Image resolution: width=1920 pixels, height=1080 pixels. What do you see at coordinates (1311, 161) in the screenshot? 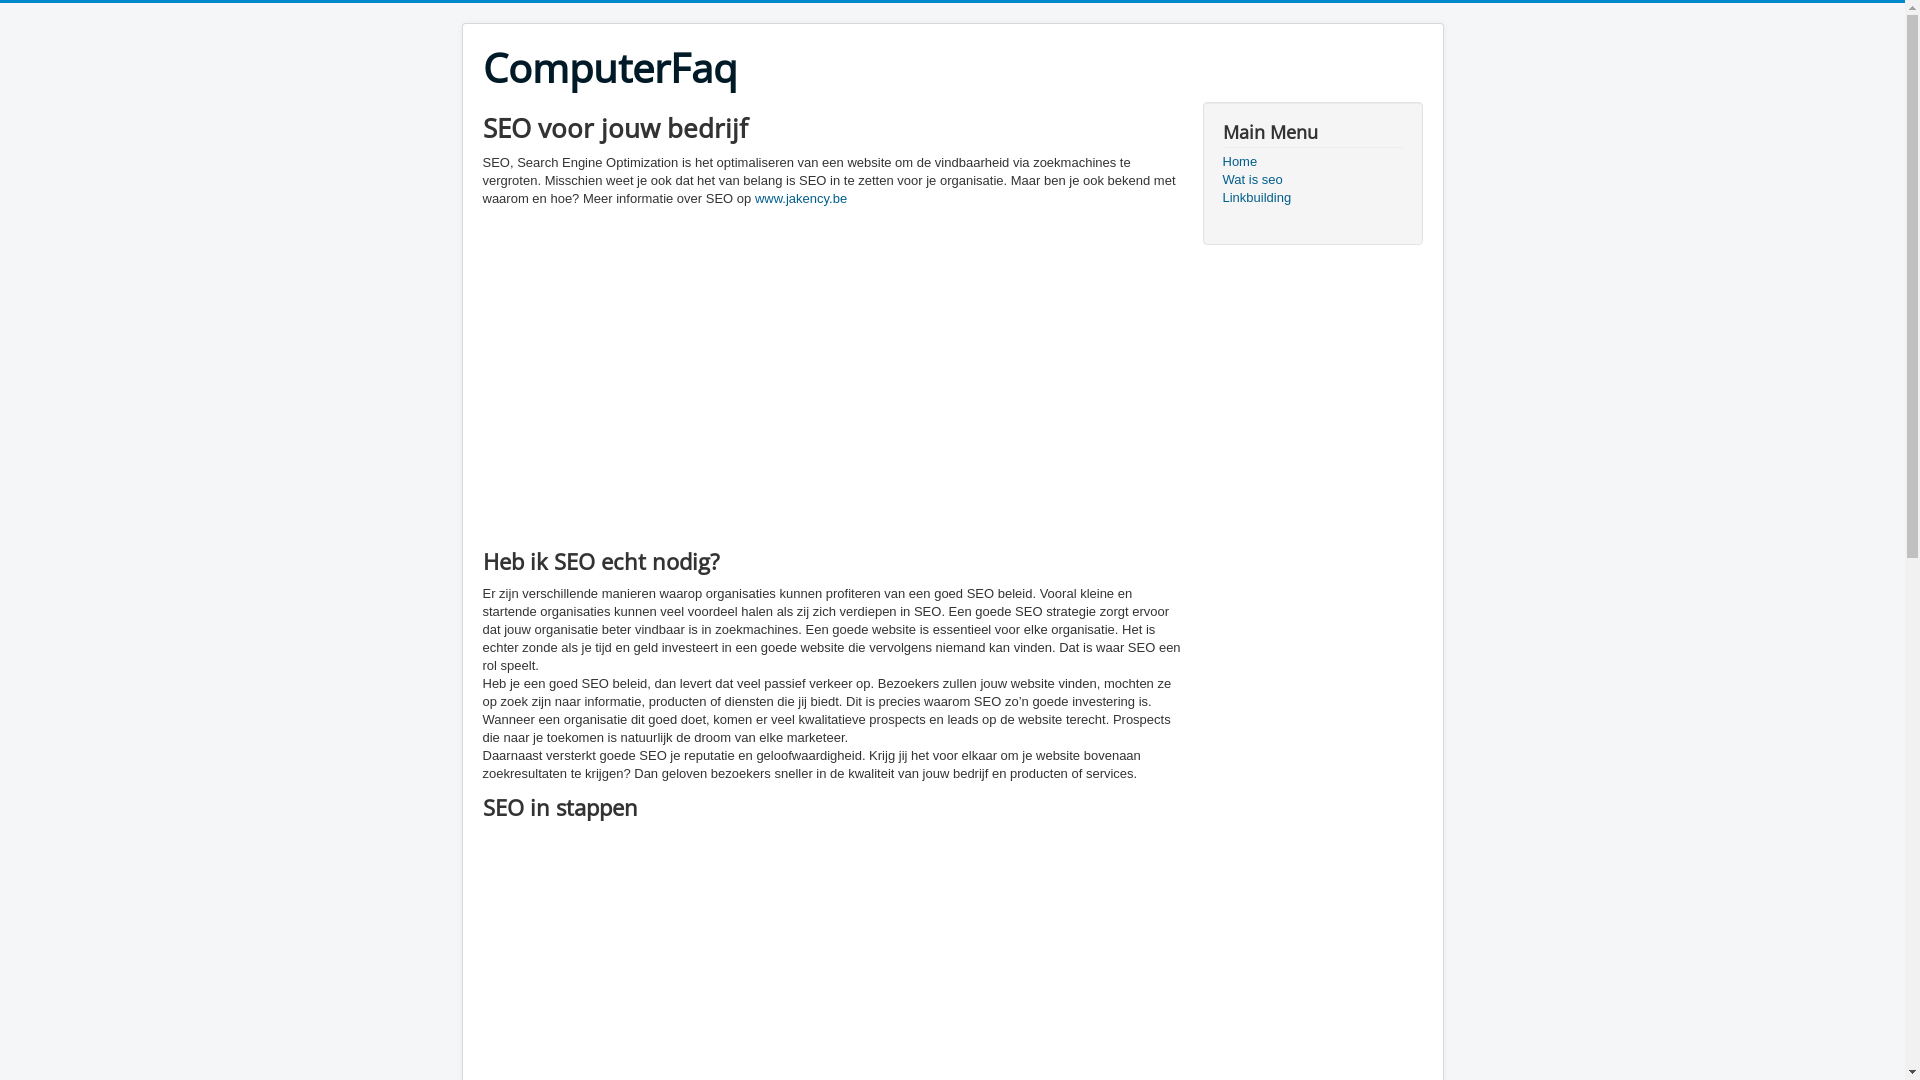
I see `'Home'` at bounding box center [1311, 161].